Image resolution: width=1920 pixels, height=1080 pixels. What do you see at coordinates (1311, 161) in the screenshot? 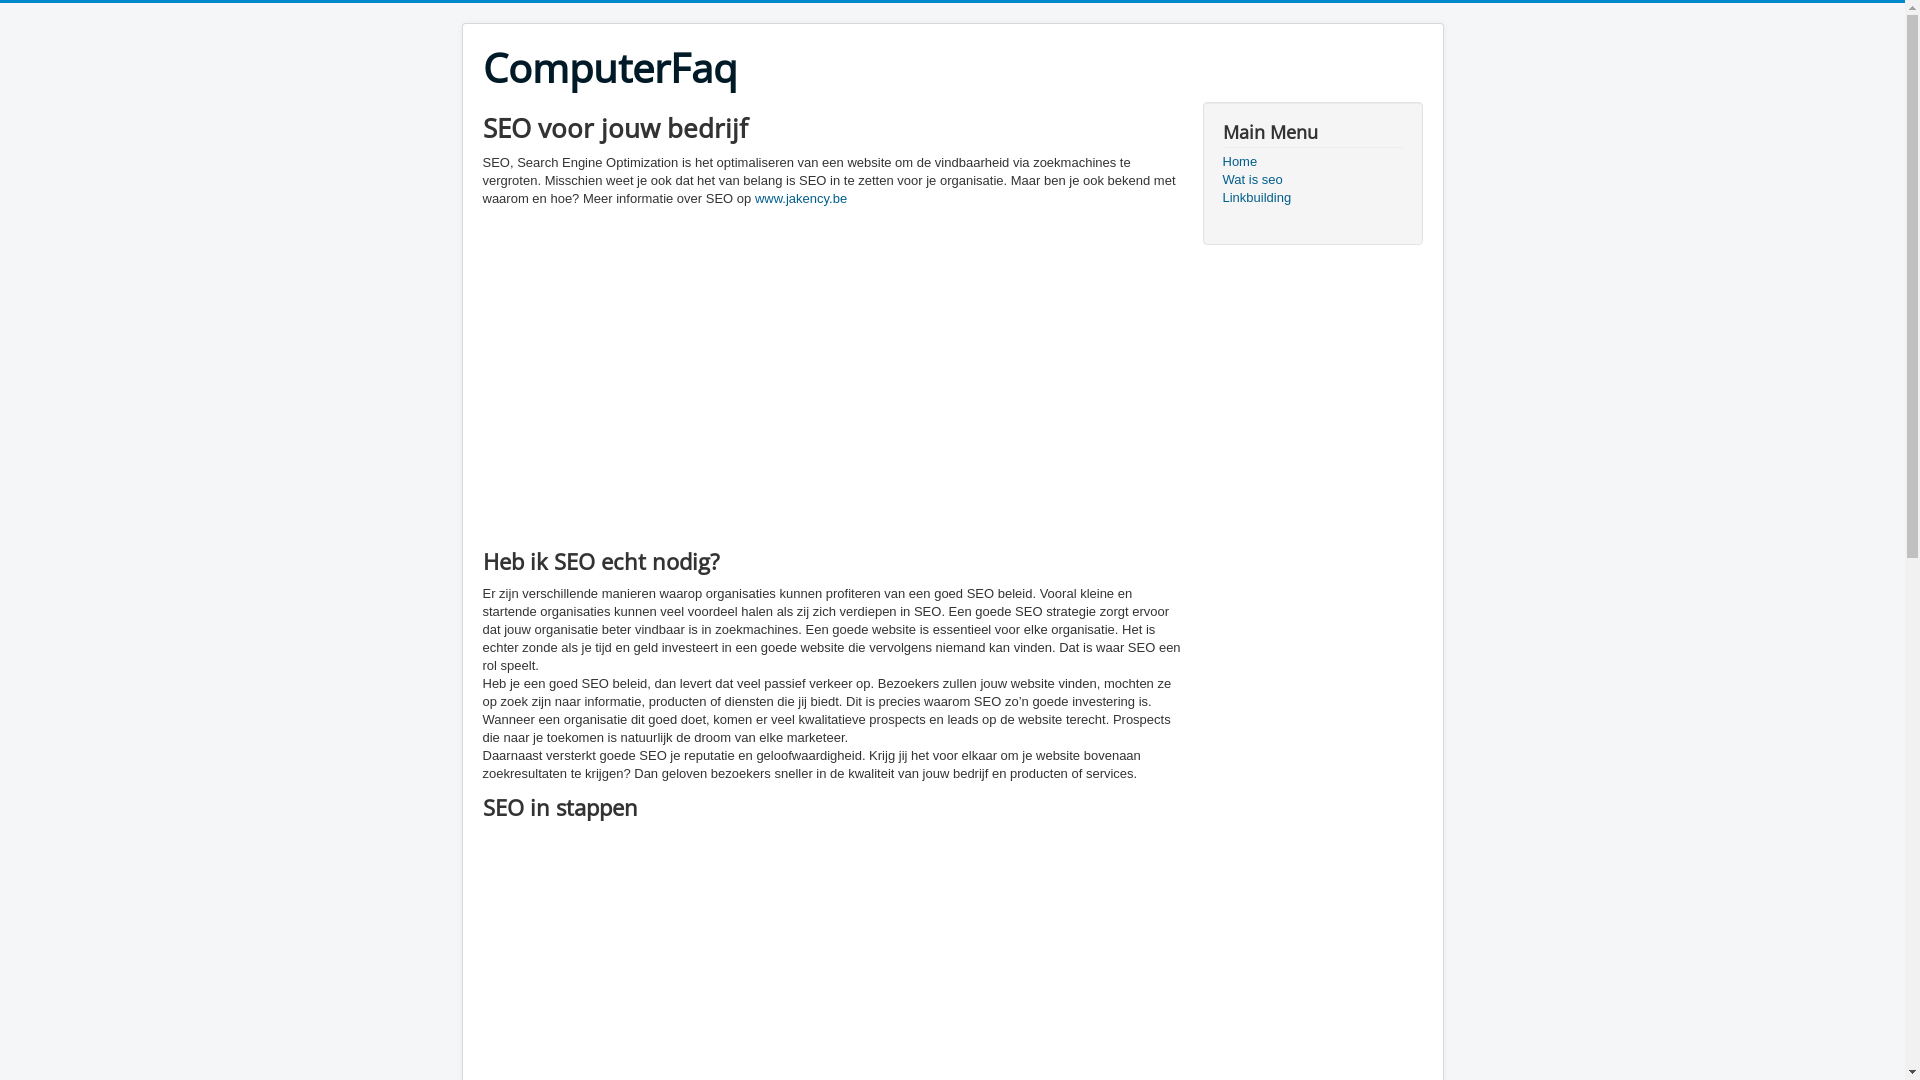
I see `'Home'` at bounding box center [1311, 161].